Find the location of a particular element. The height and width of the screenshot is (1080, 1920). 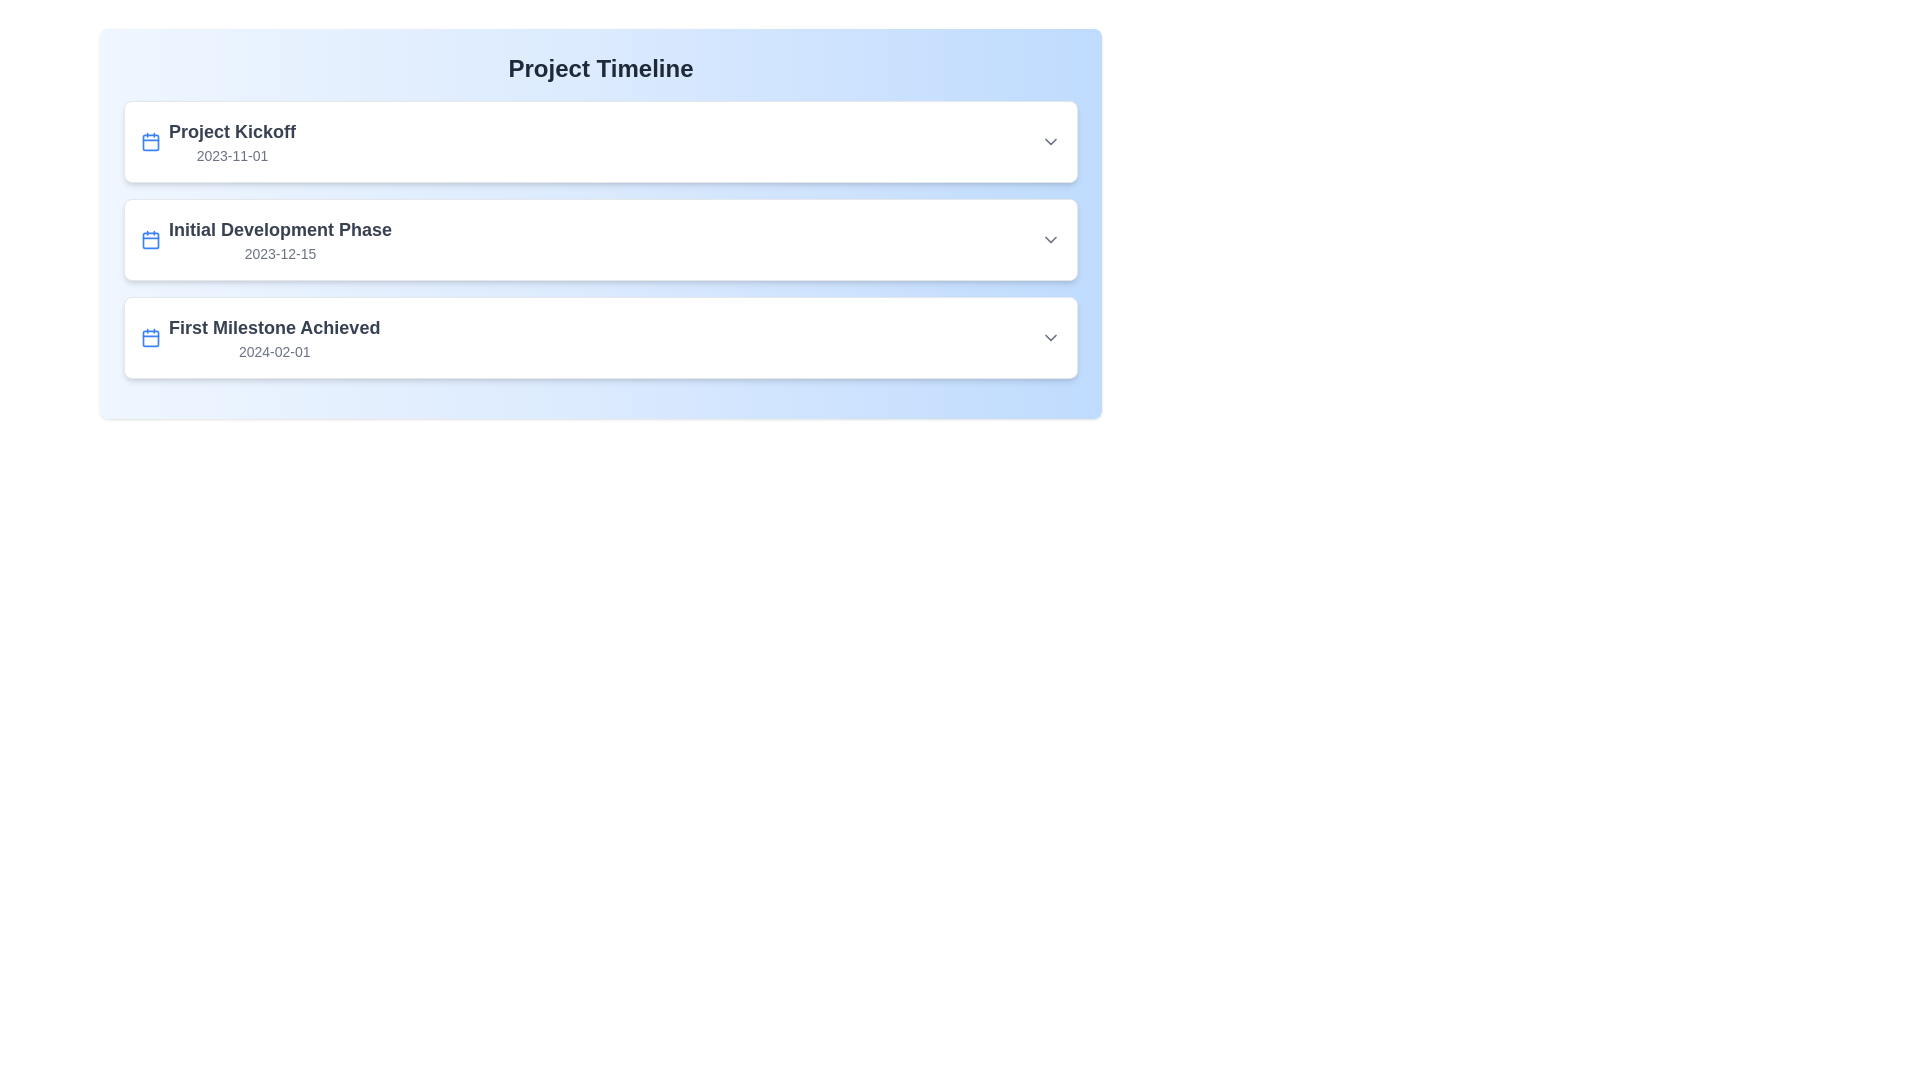

the text label reading 'First Milestone Achieved' which is displayed in bold gray font as part of the third entry in the timeline interface is located at coordinates (273, 326).